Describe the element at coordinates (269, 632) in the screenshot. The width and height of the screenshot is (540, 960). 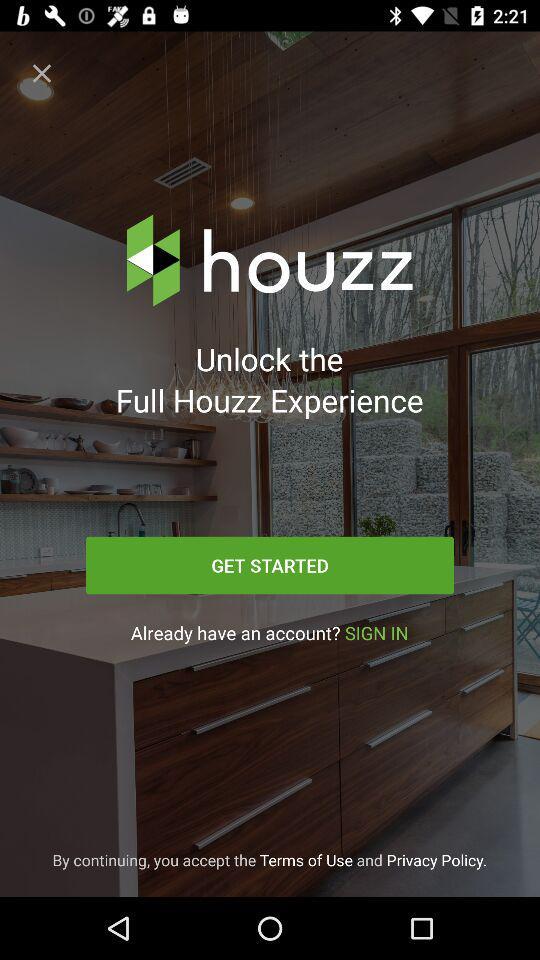
I see `already have an` at that location.